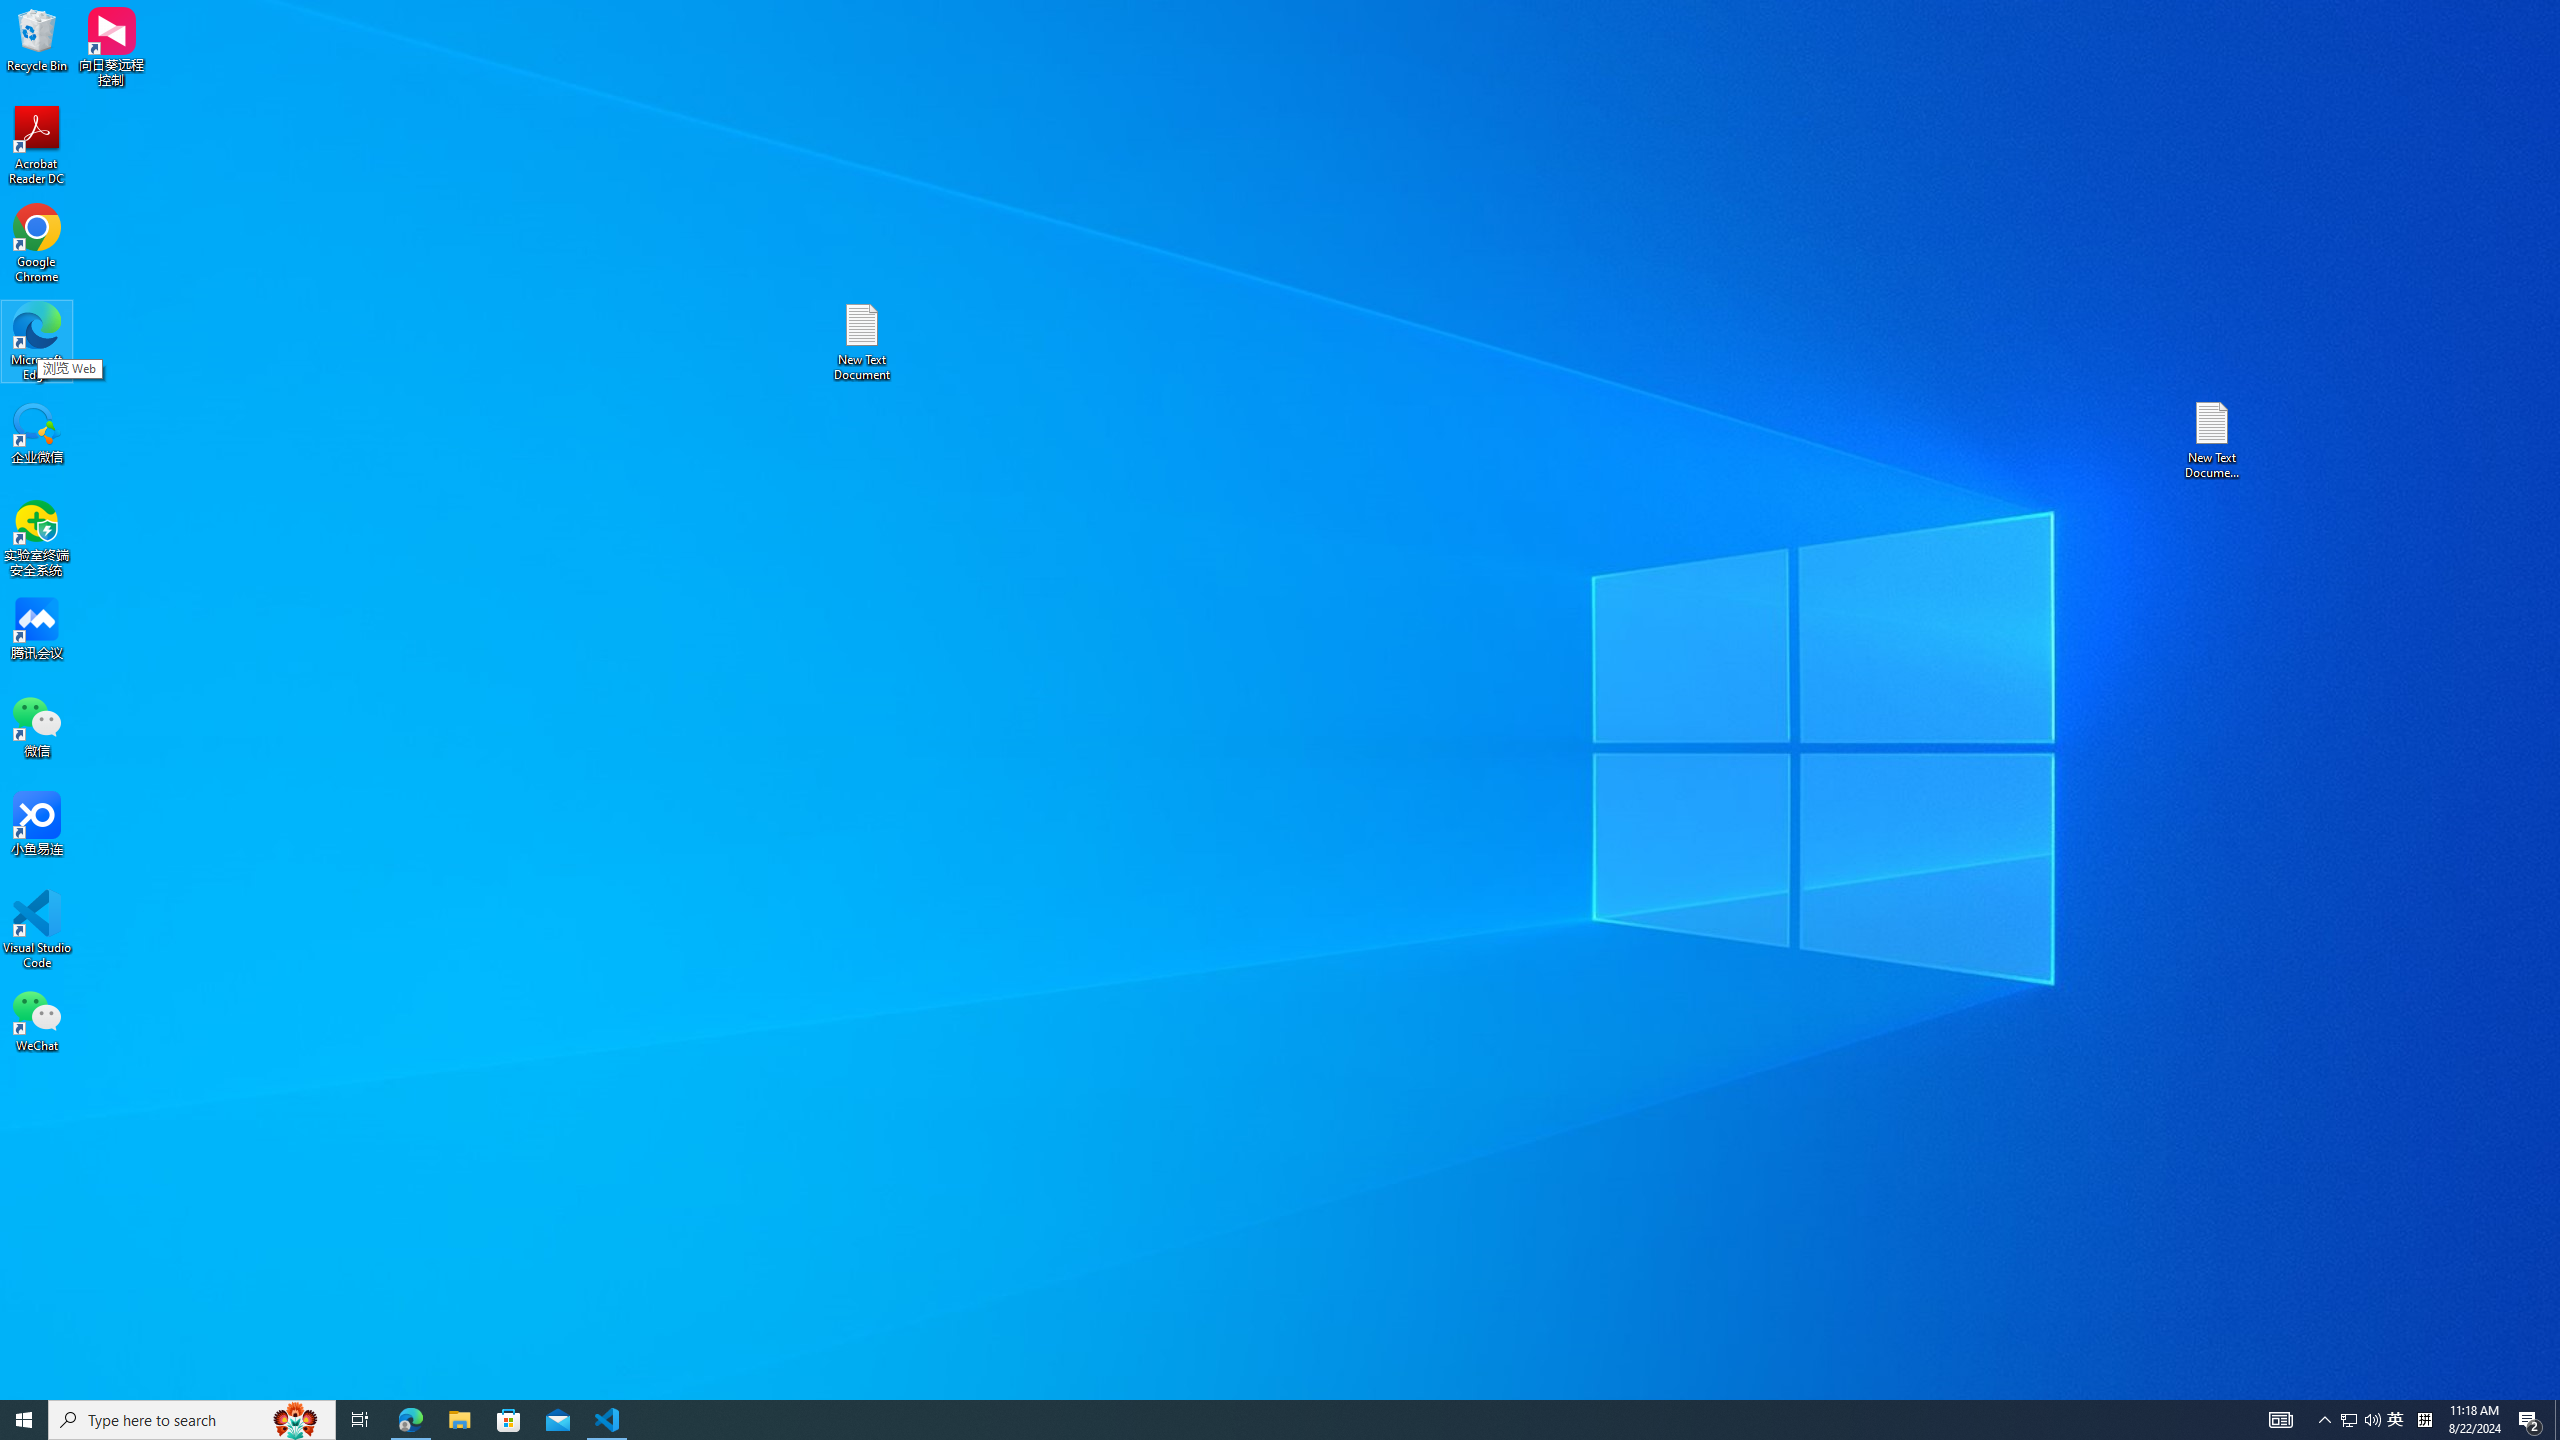  What do you see at coordinates (36, 928) in the screenshot?
I see `'Visual Studio Code'` at bounding box center [36, 928].